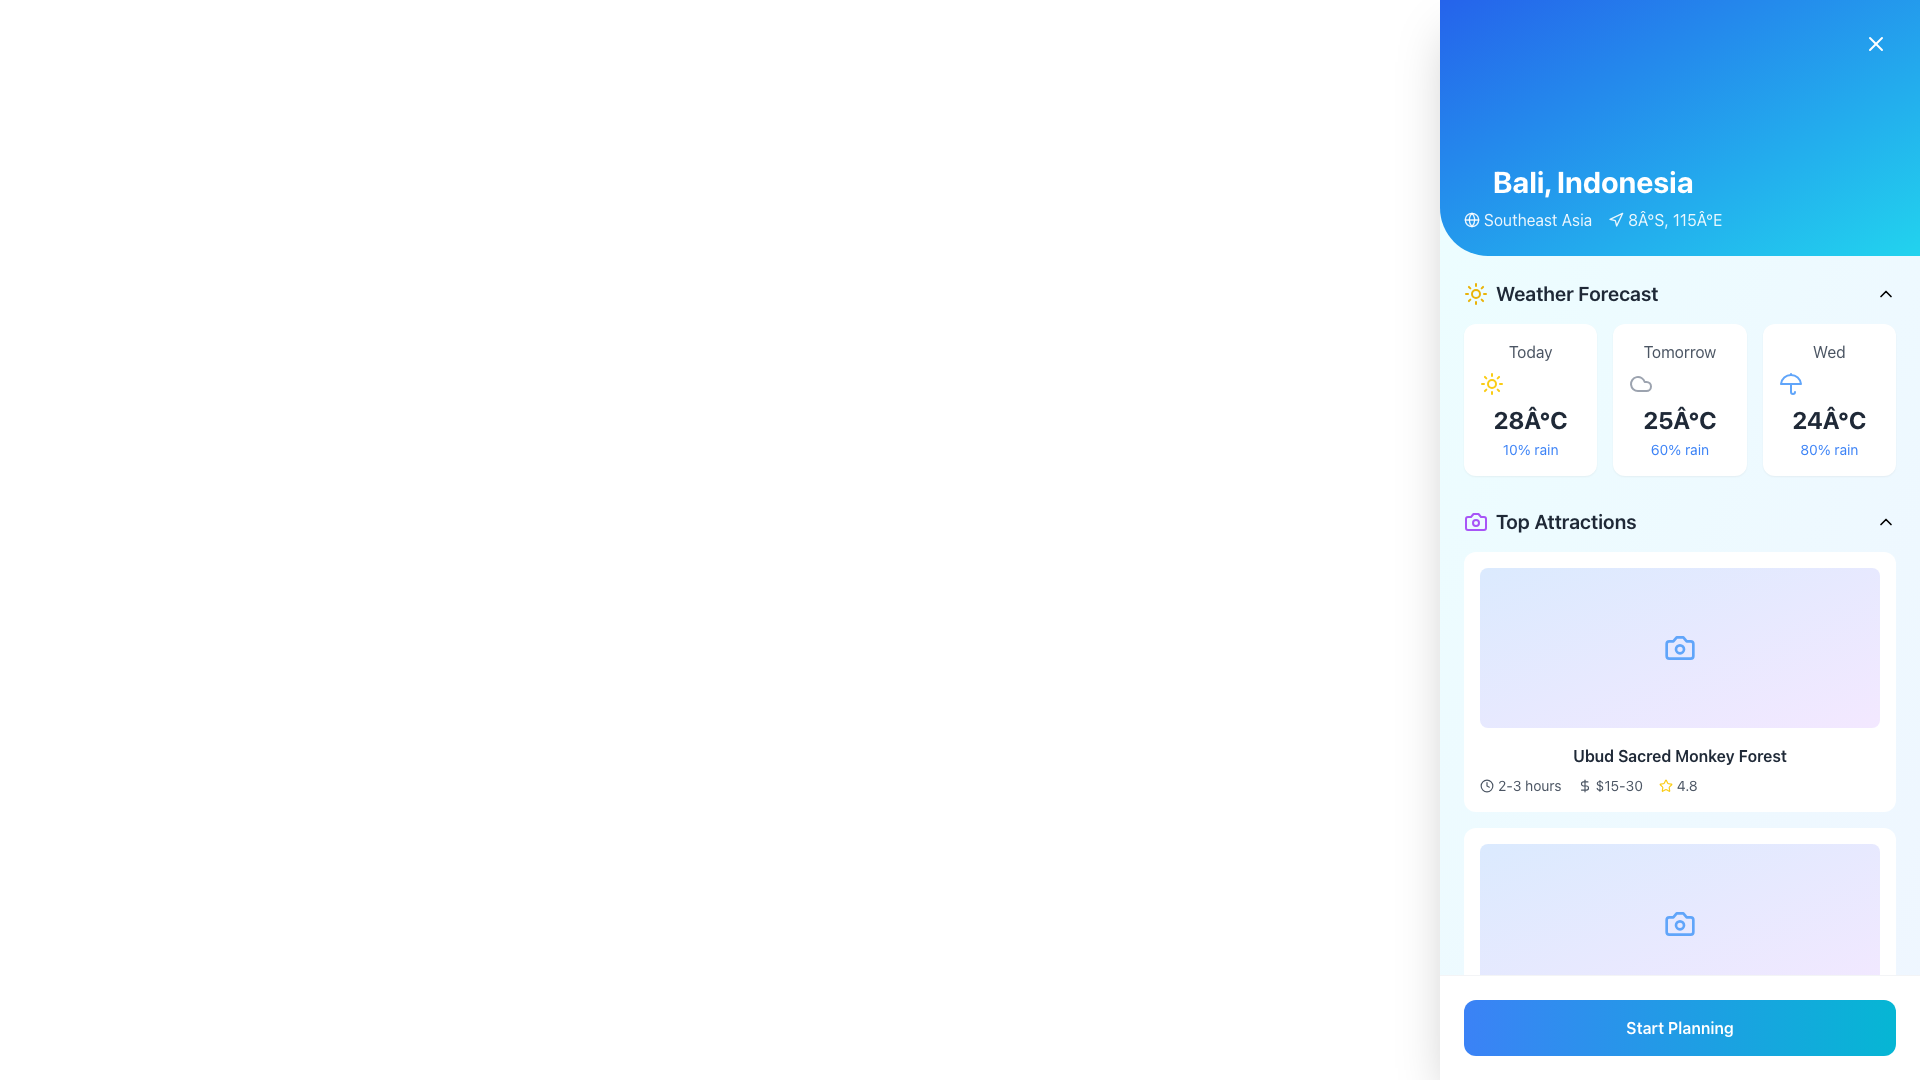 Image resolution: width=1920 pixels, height=1080 pixels. What do you see at coordinates (1610, 785) in the screenshot?
I see `the cost-related information provided by the Text Label located in the 'Top Attractions' section, specifically beneath an image placeholder and next to the numerical entry '2-3 hours' and rating value '4.8'` at bounding box center [1610, 785].